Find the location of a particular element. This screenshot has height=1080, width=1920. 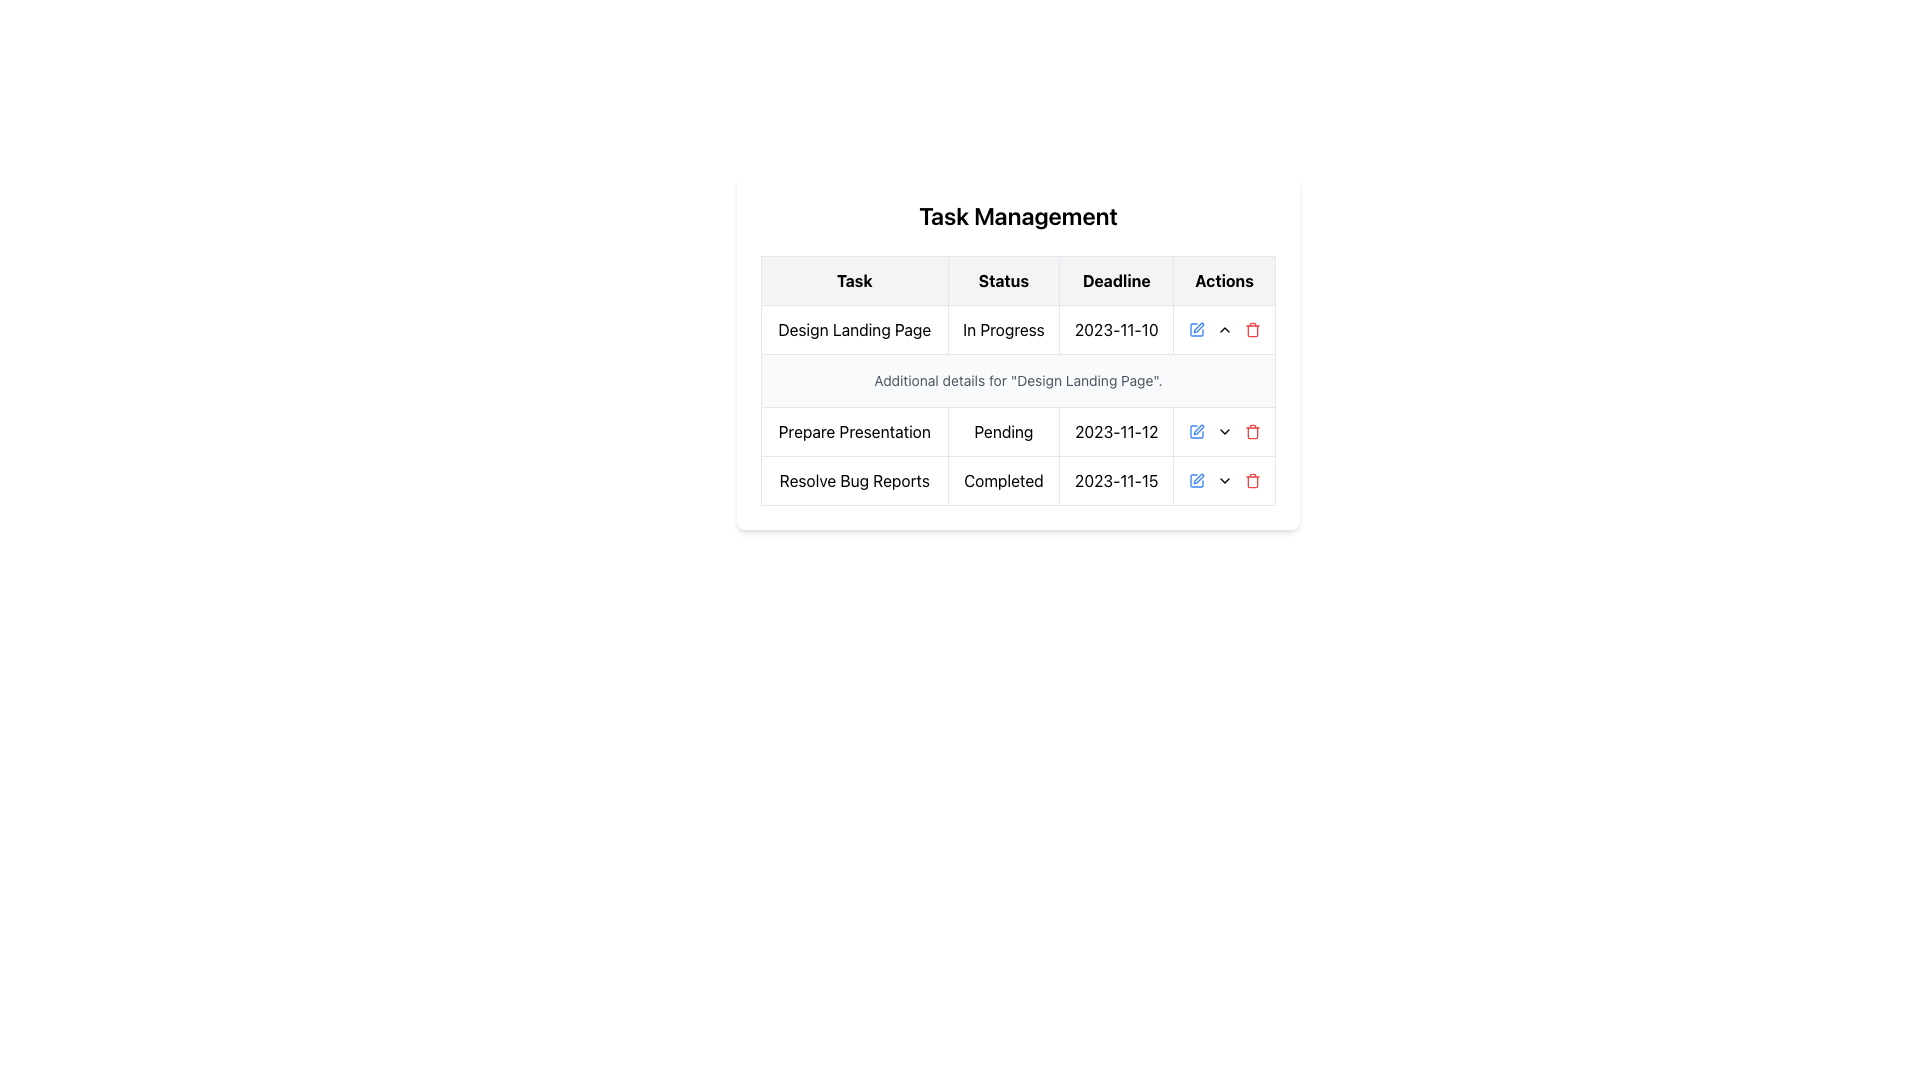

the blue pencil icon in the 'Actions' column of the table is located at coordinates (1196, 431).